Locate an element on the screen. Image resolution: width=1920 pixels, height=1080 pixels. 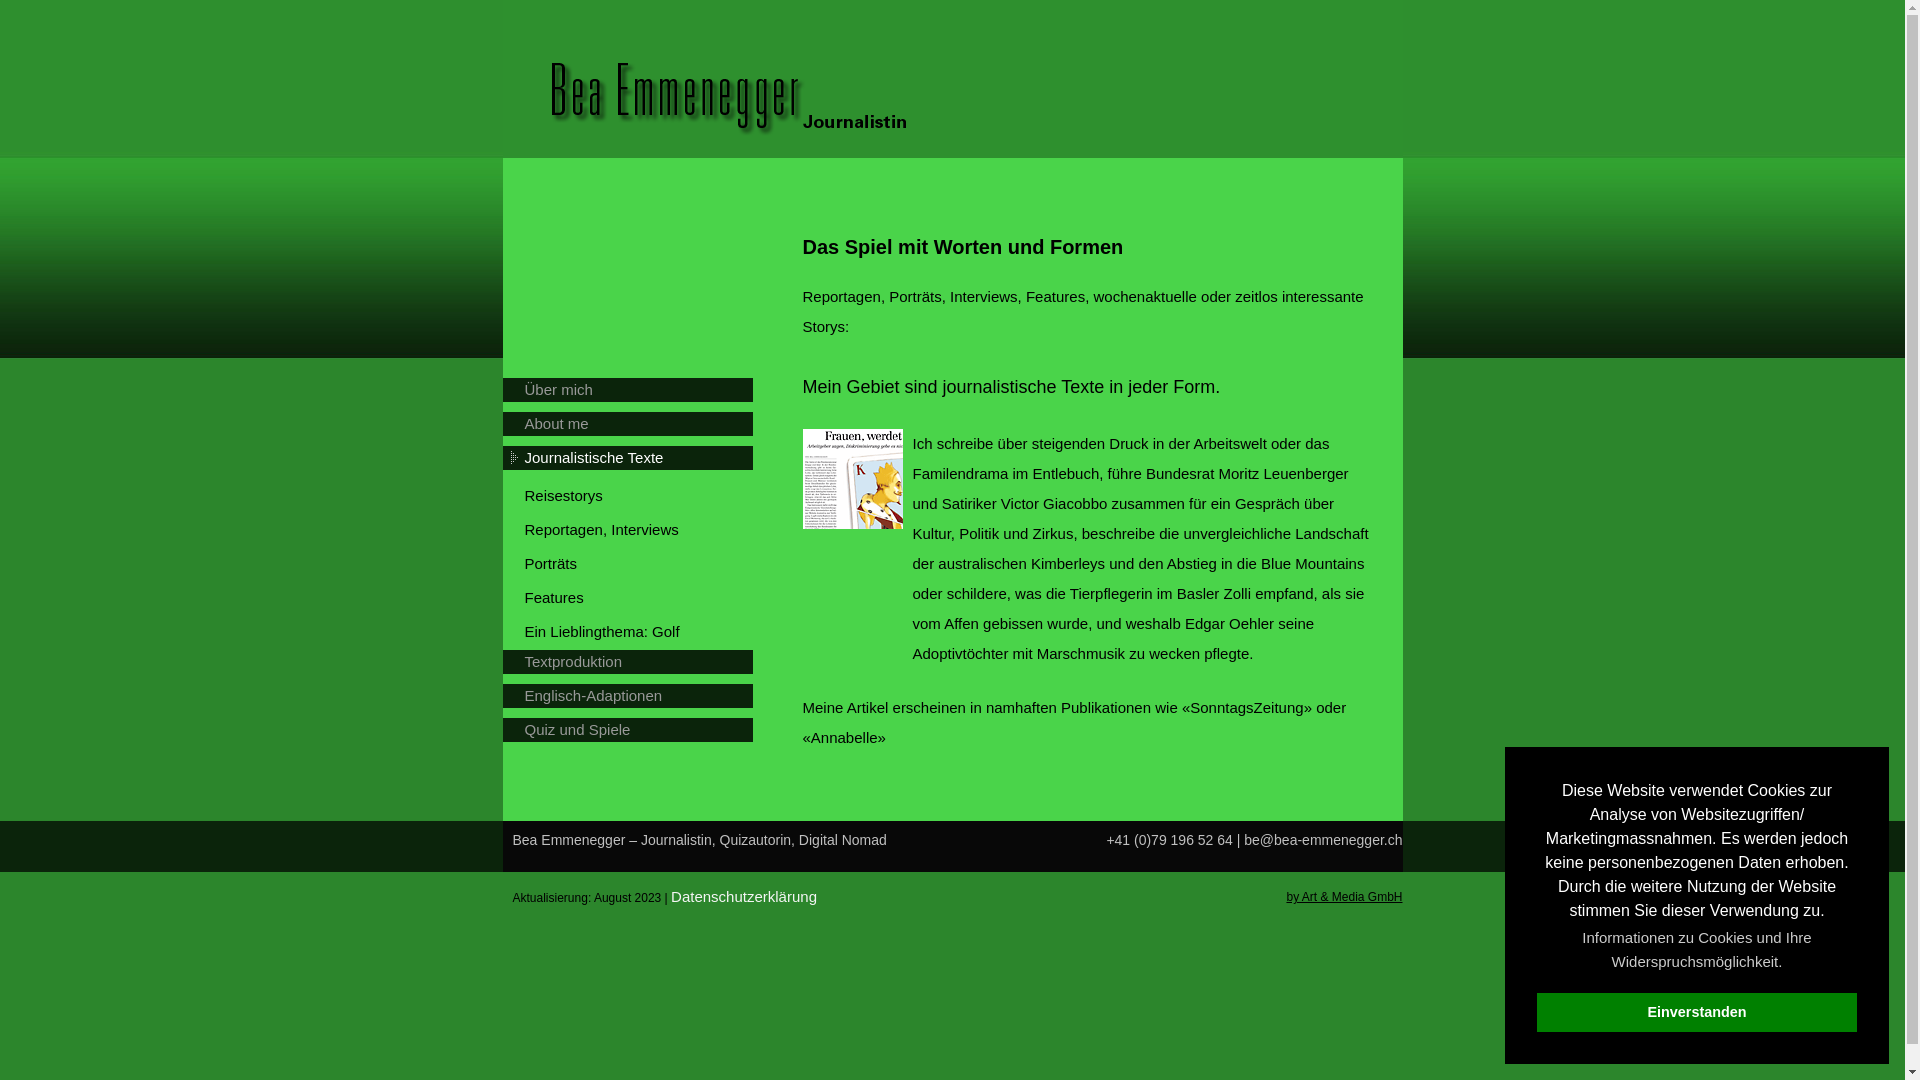
'Journalistische Texte' is located at coordinates (523, 458).